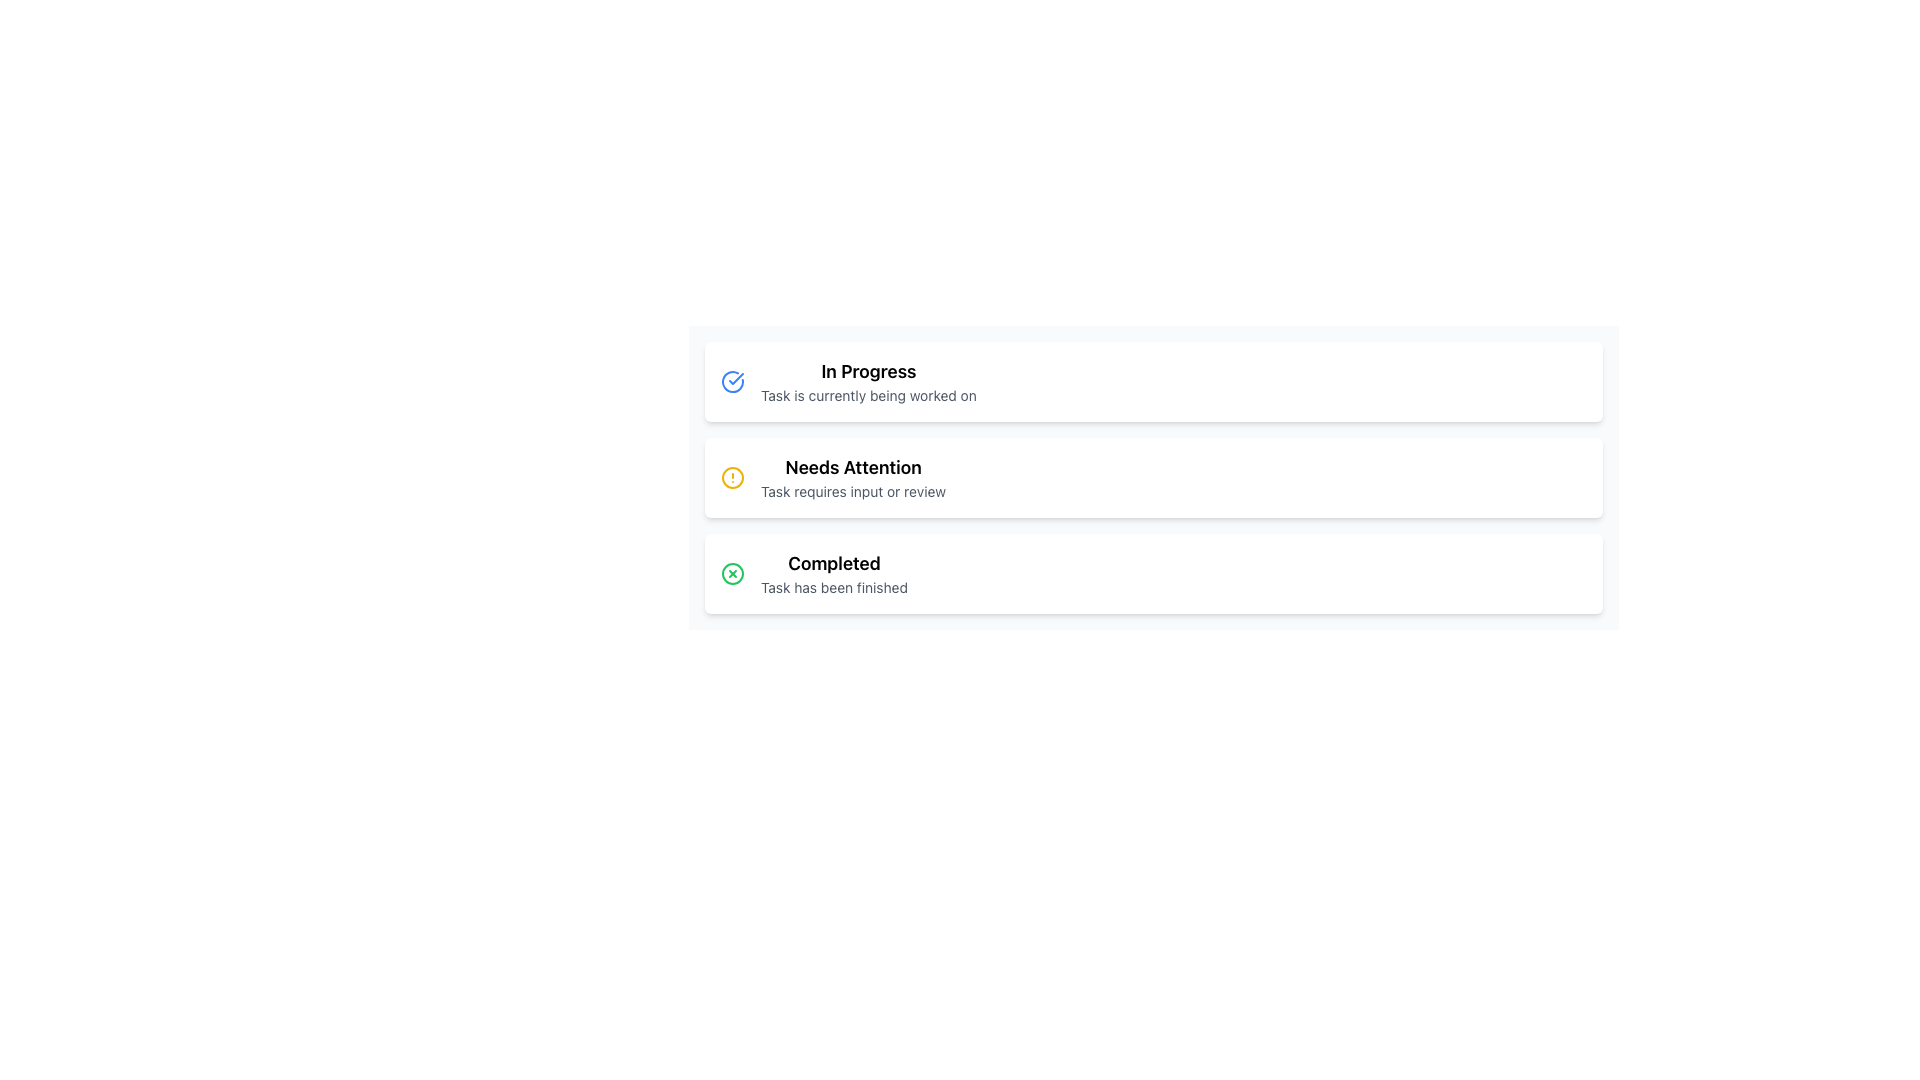 This screenshot has height=1080, width=1920. I want to click on the Text Display with Icon that reads 'Needs Attention' and has a warning icon, for review, so click(853, 478).